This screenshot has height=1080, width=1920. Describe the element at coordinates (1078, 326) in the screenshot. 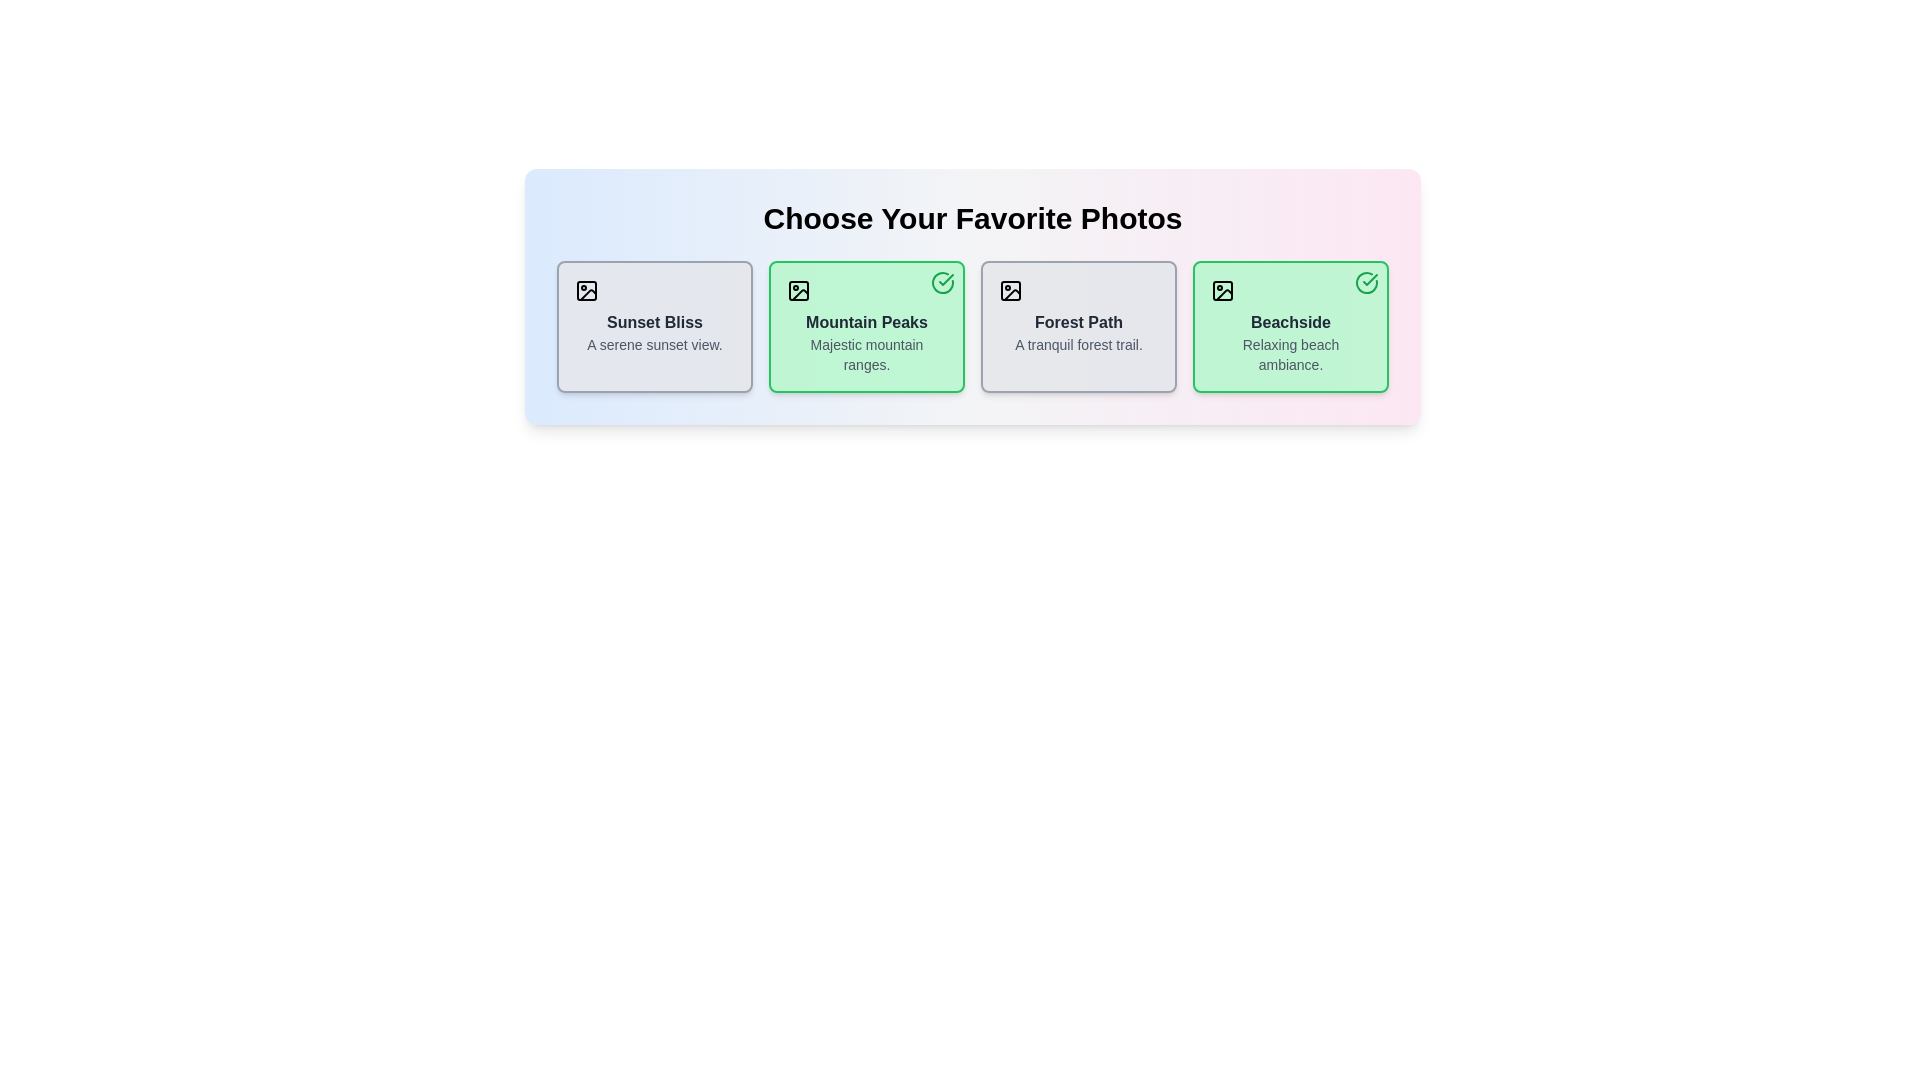

I see `the photo card titled 'Forest Path' to observe the scale transformation effect` at that location.